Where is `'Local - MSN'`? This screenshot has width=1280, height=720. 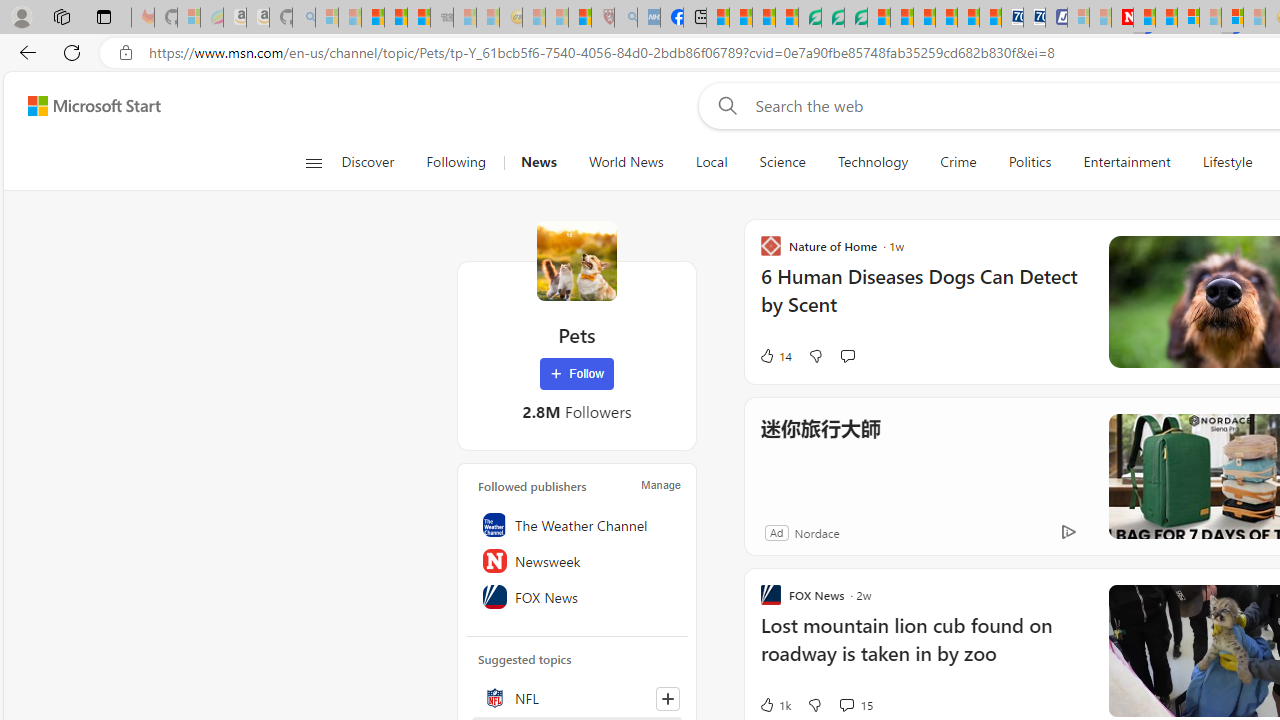
'Local - MSN' is located at coordinates (579, 17).